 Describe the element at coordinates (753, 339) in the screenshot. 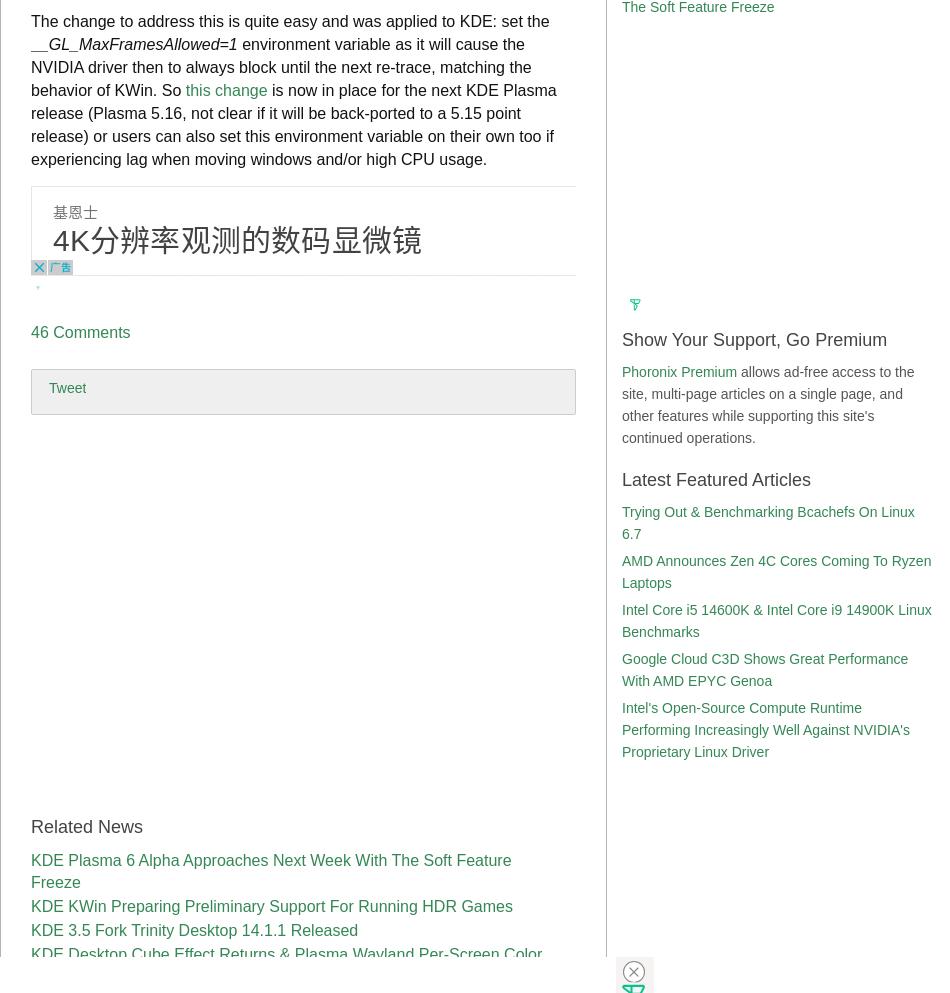

I see `'Show Your Support, Go Premium'` at that location.